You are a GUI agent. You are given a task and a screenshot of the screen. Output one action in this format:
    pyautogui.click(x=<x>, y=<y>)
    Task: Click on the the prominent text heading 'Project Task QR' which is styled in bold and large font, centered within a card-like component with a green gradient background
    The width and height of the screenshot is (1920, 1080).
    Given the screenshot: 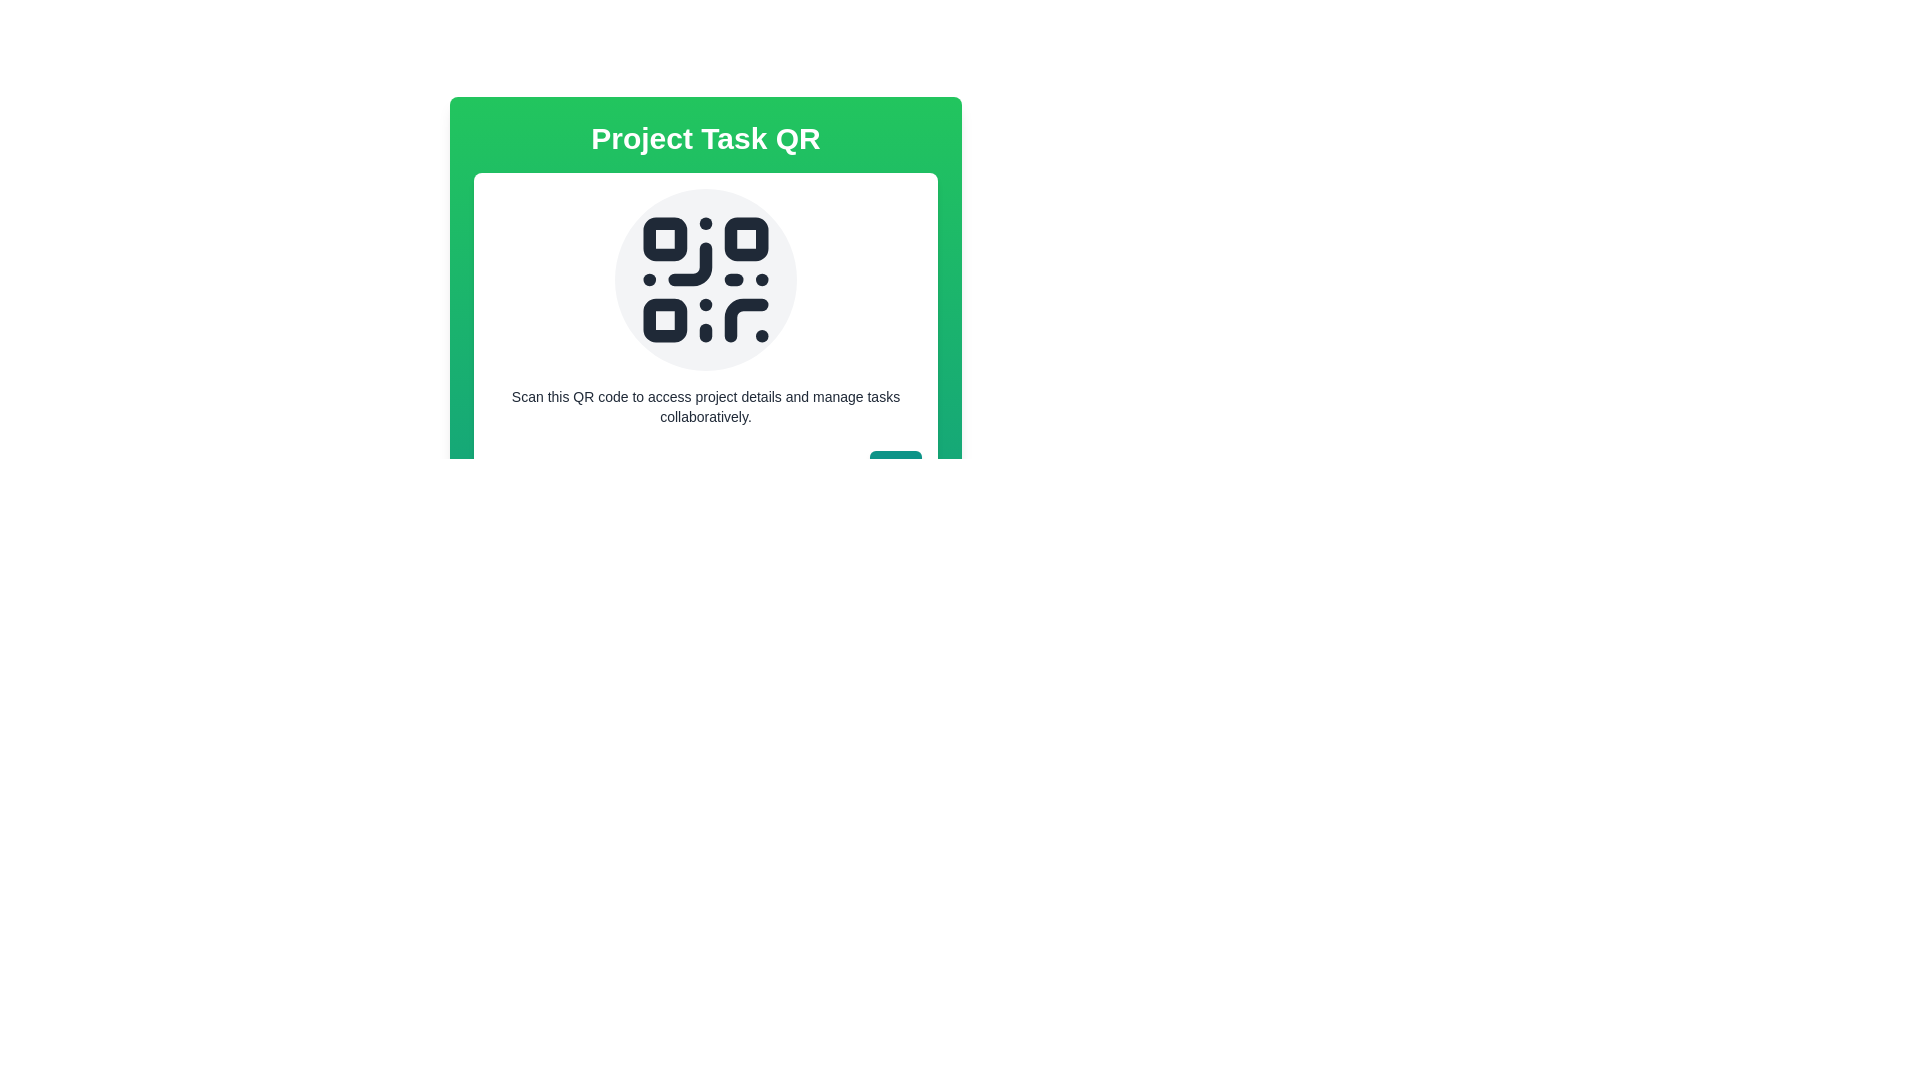 What is the action you would take?
    pyautogui.click(x=705, y=137)
    